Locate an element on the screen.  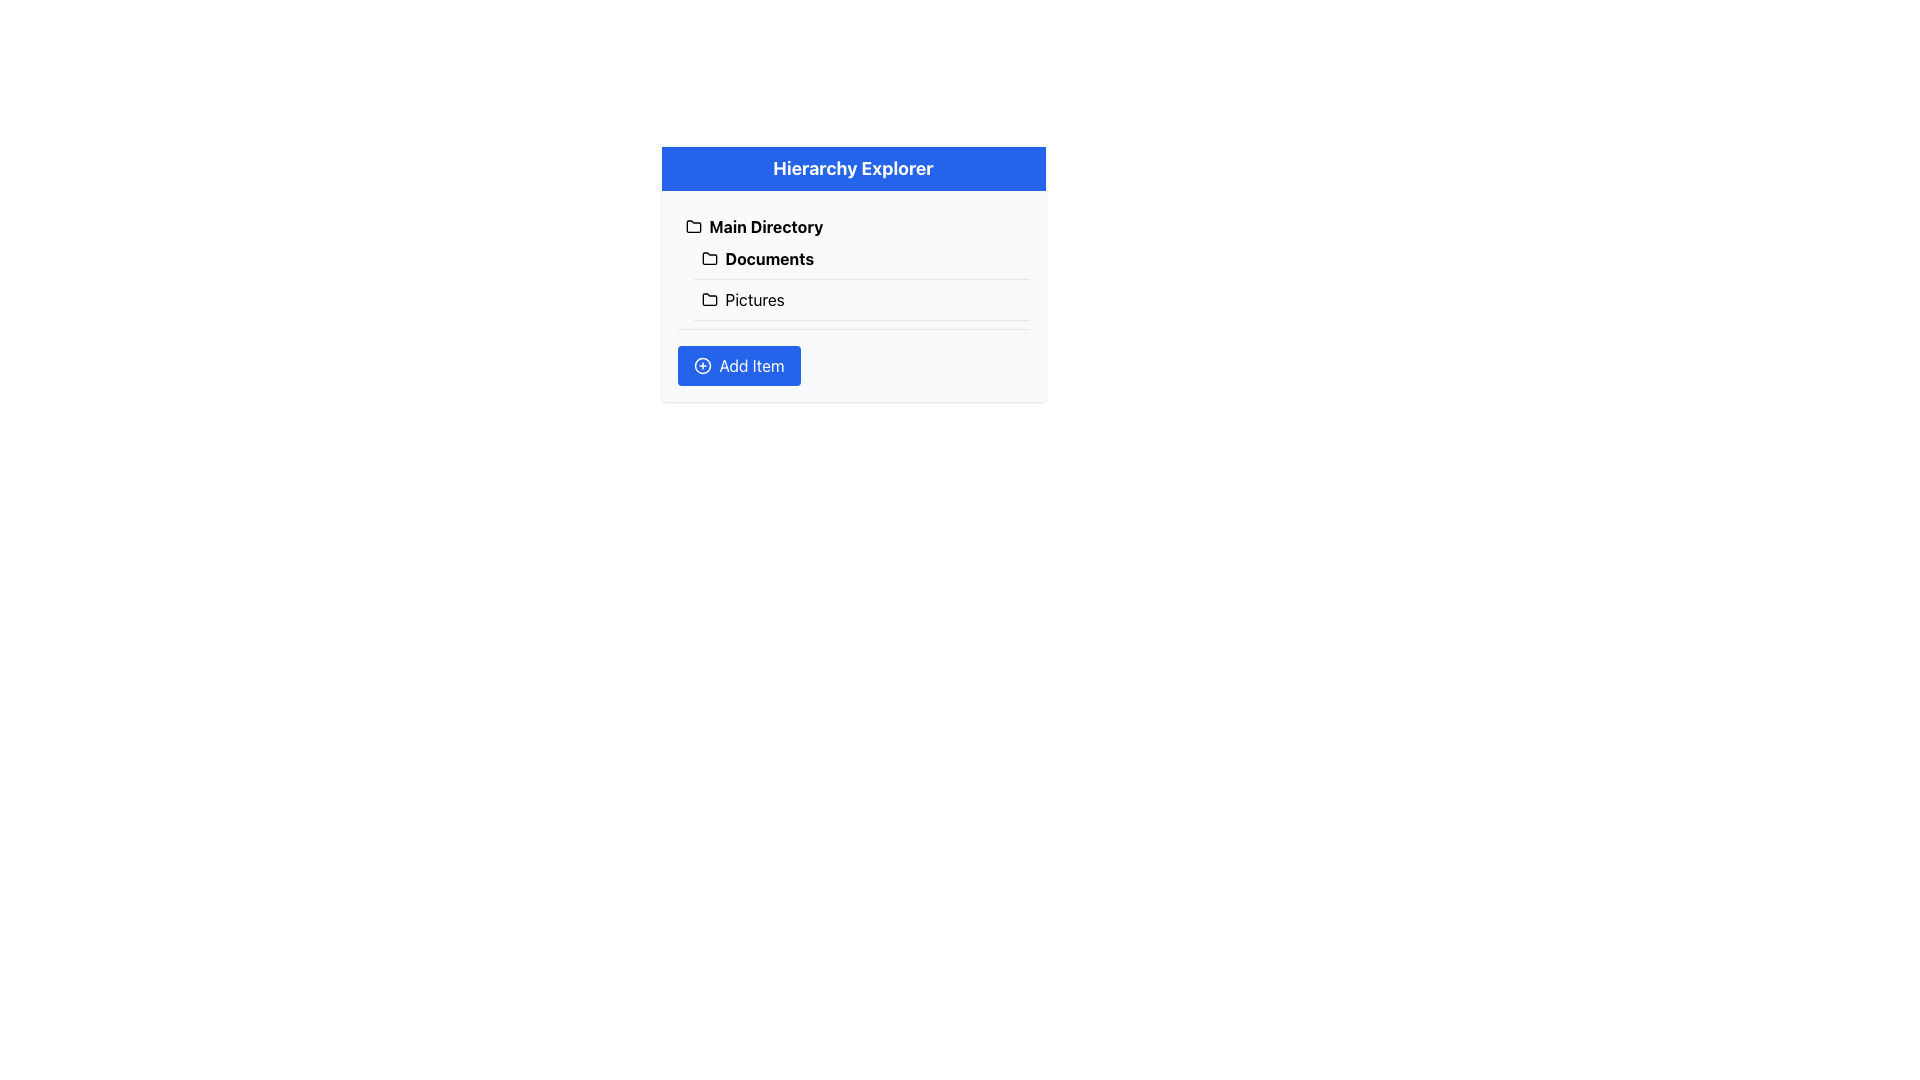
the small circular icon with a blue outline and a plus sign, located to the left of the 'Add Item' text on the blue button is located at coordinates (702, 366).